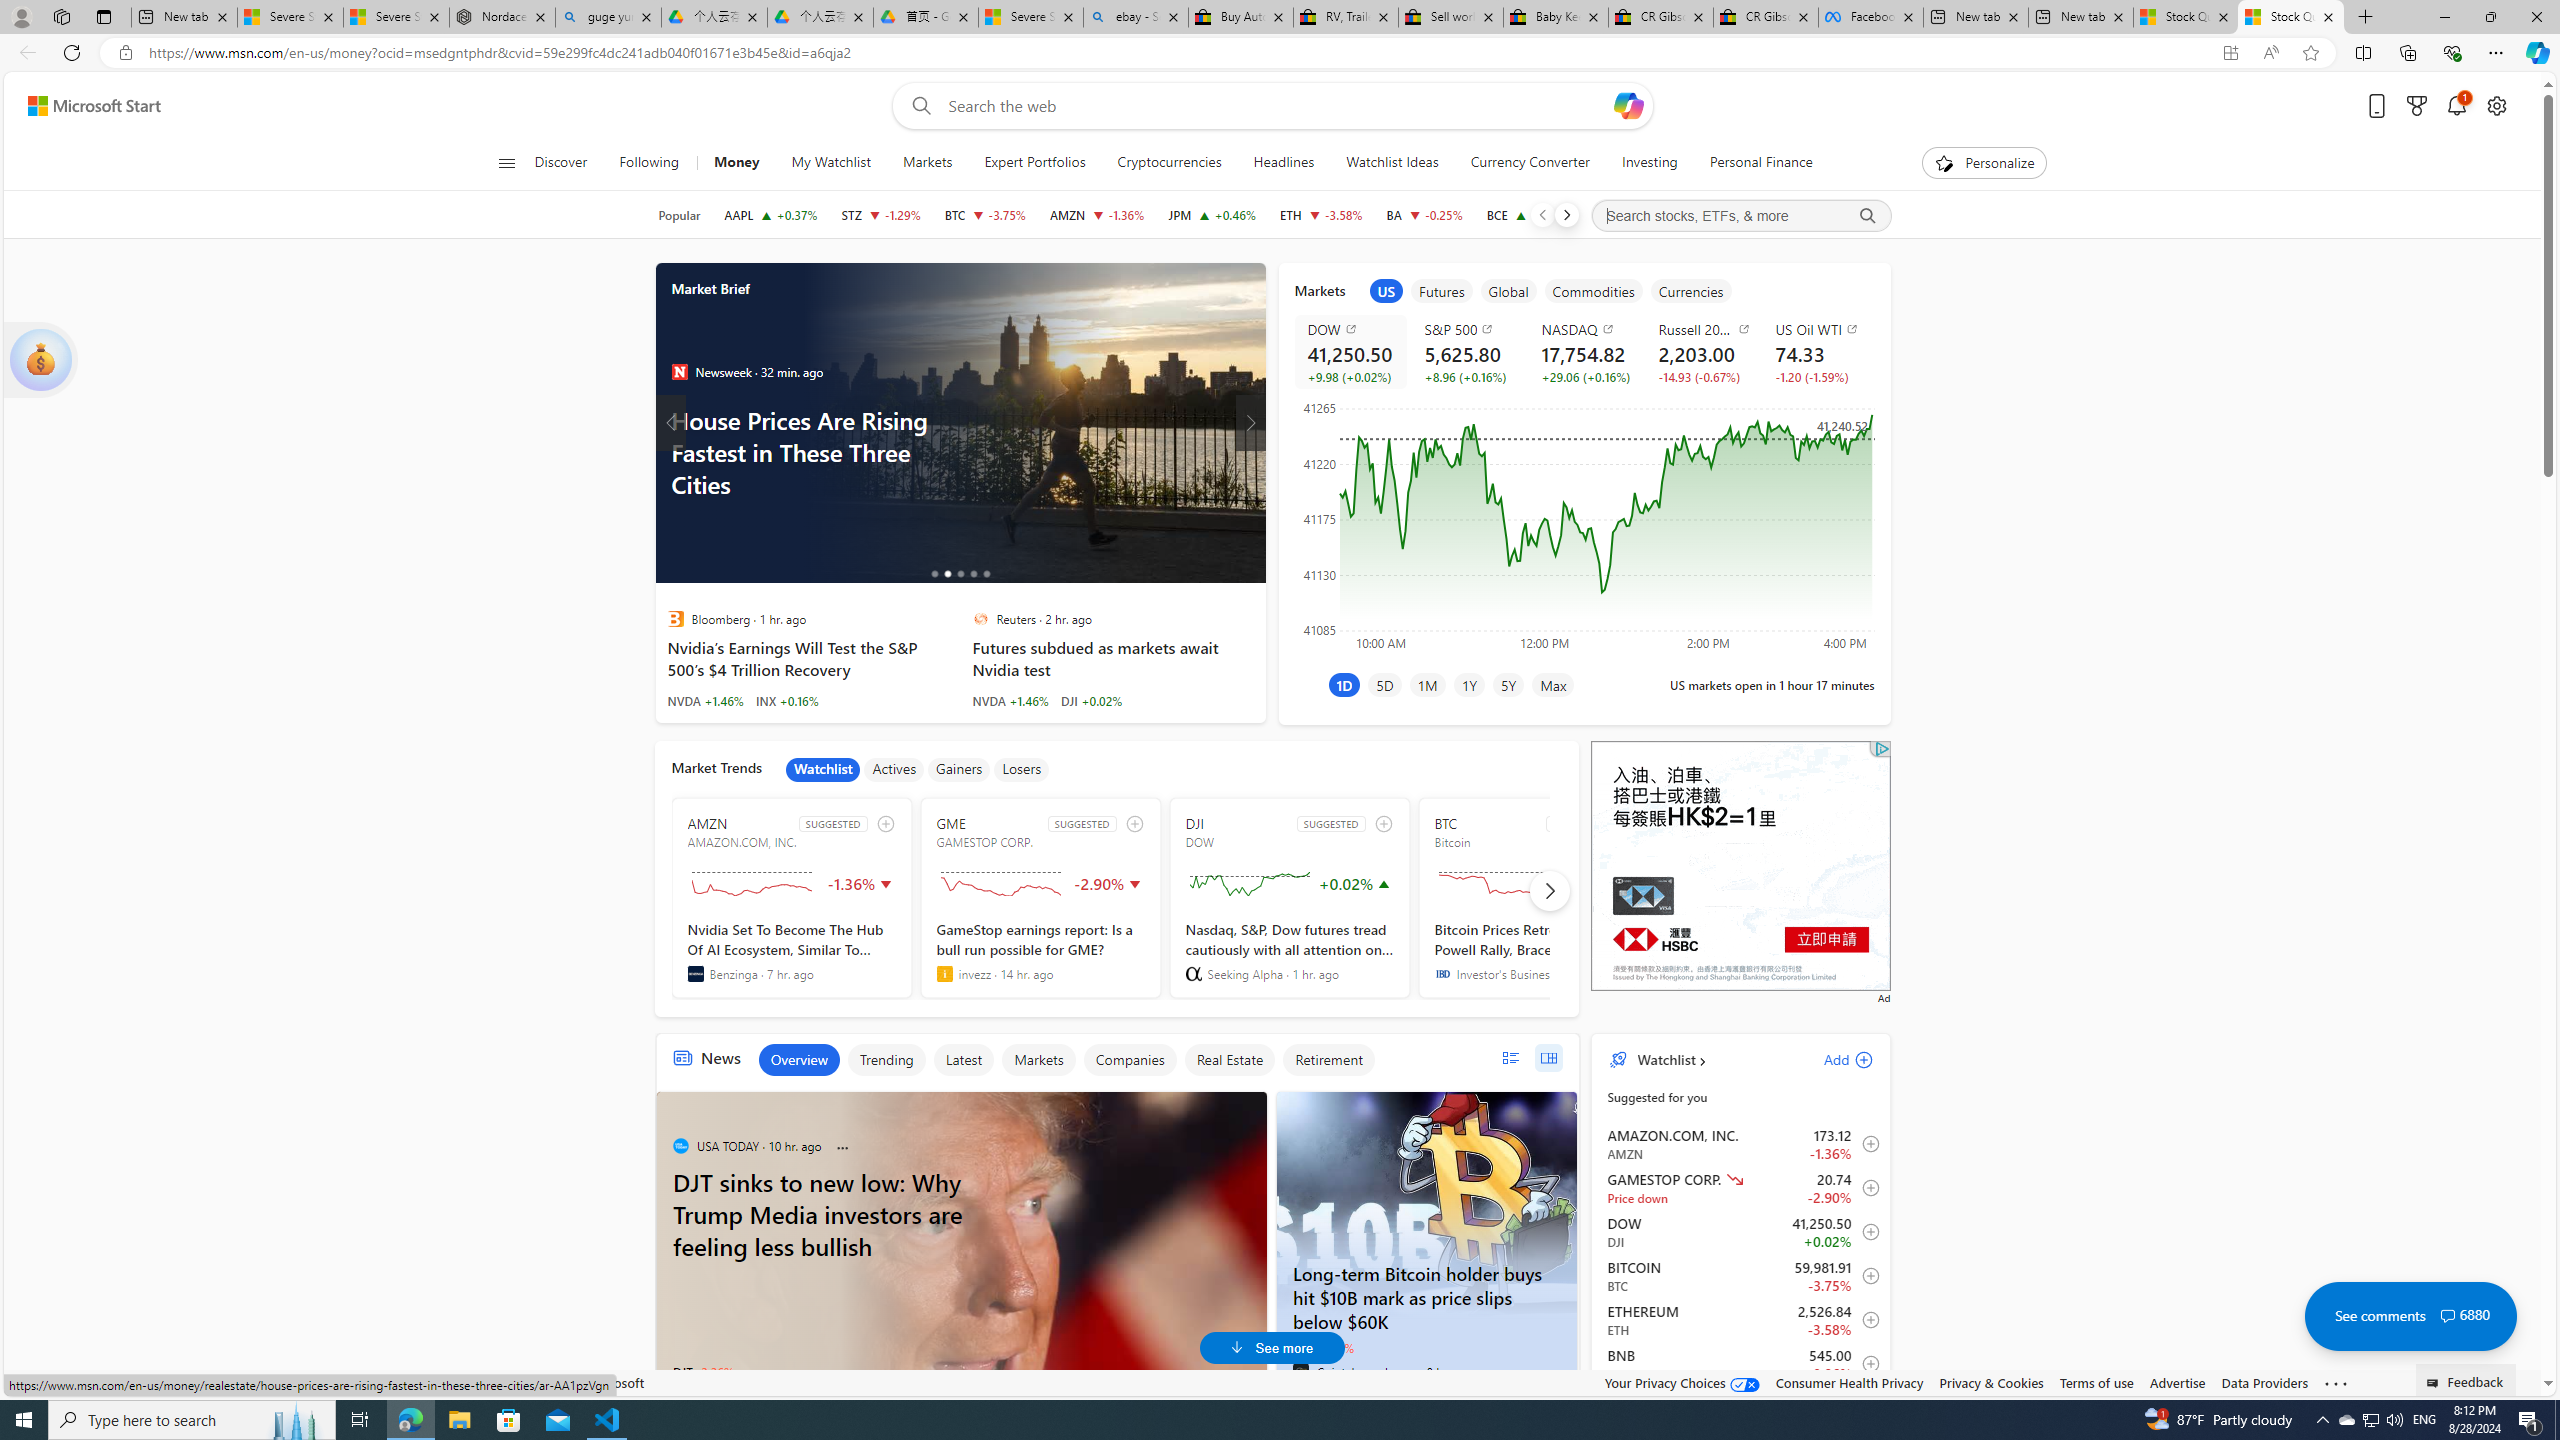 This screenshot has width=2560, height=1440. What do you see at coordinates (1683, 1382) in the screenshot?
I see `'Your Privacy Choices'` at bounding box center [1683, 1382].